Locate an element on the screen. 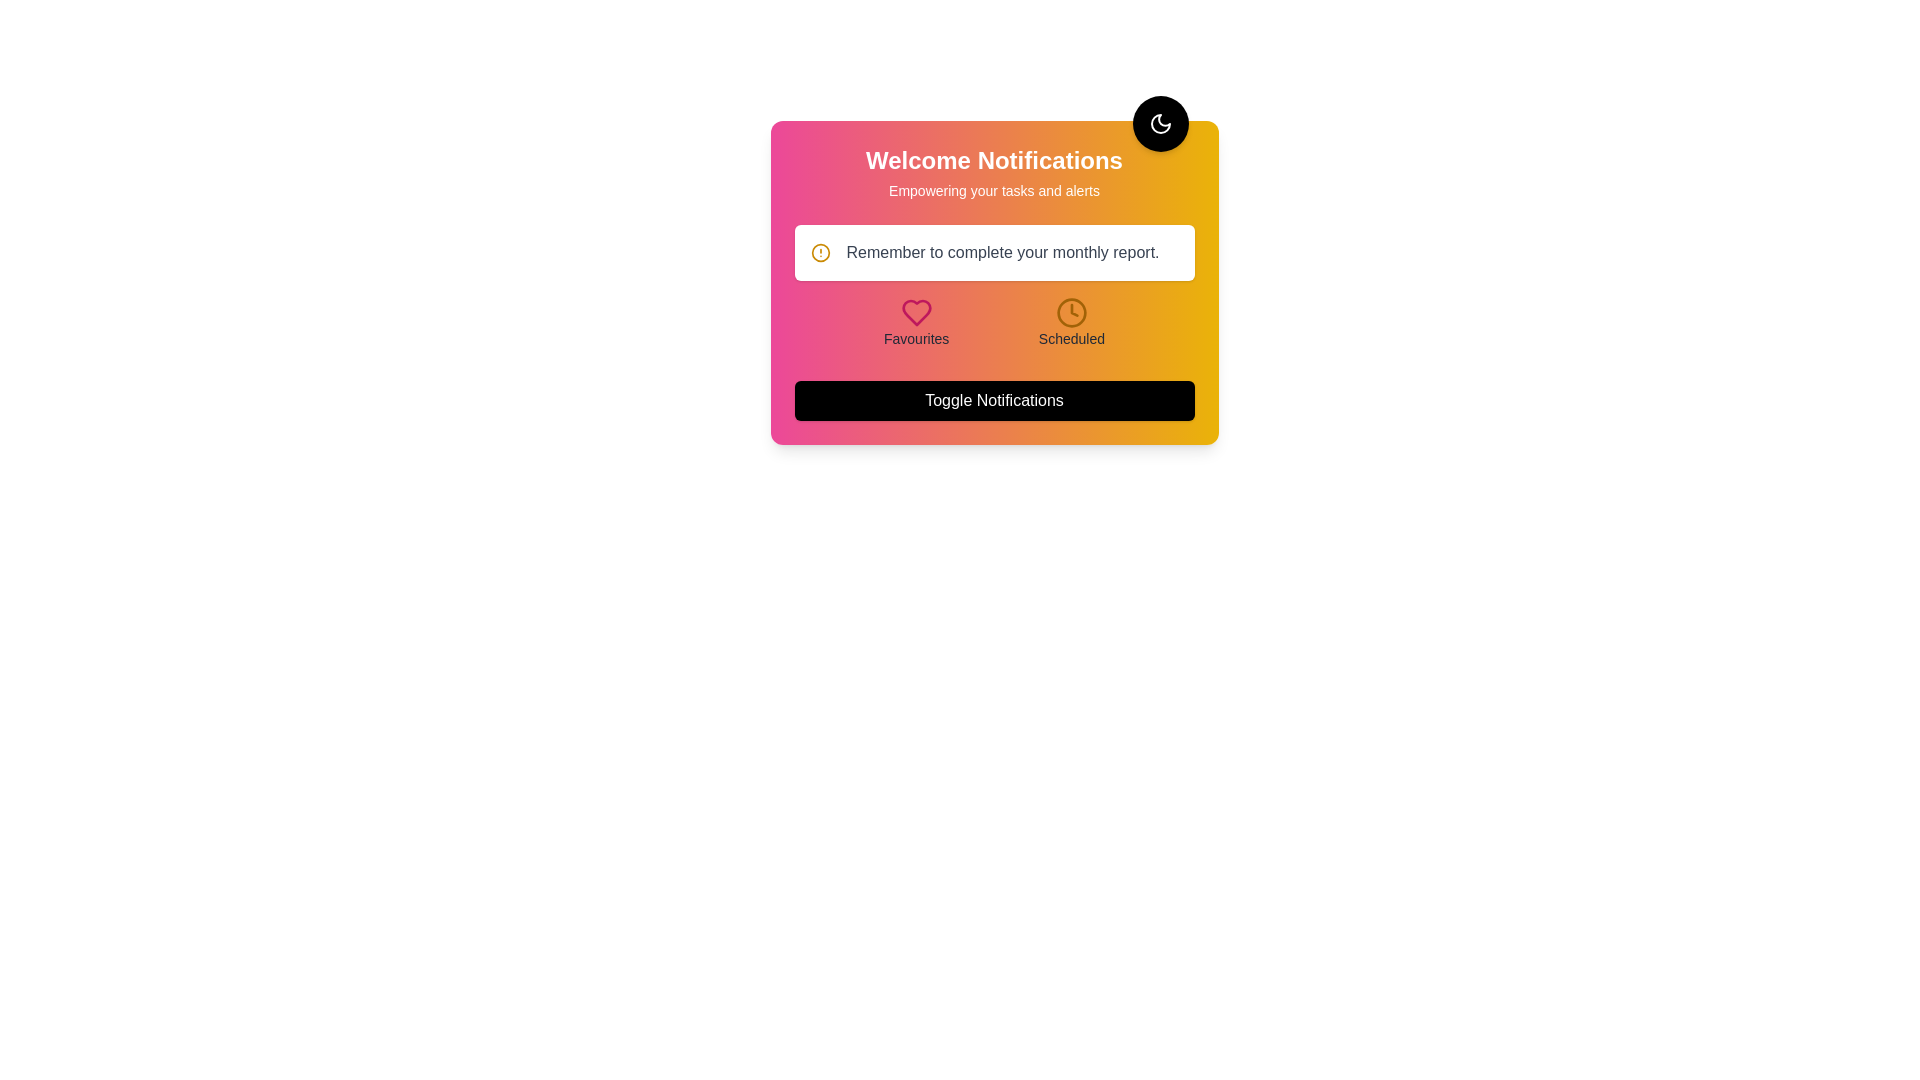  the informational alert text with accompanying icon that reminds the user about completing a monthly report, which is displayed in a notification box above the 'Favourites' and 'Scheduled' icons is located at coordinates (994, 252).